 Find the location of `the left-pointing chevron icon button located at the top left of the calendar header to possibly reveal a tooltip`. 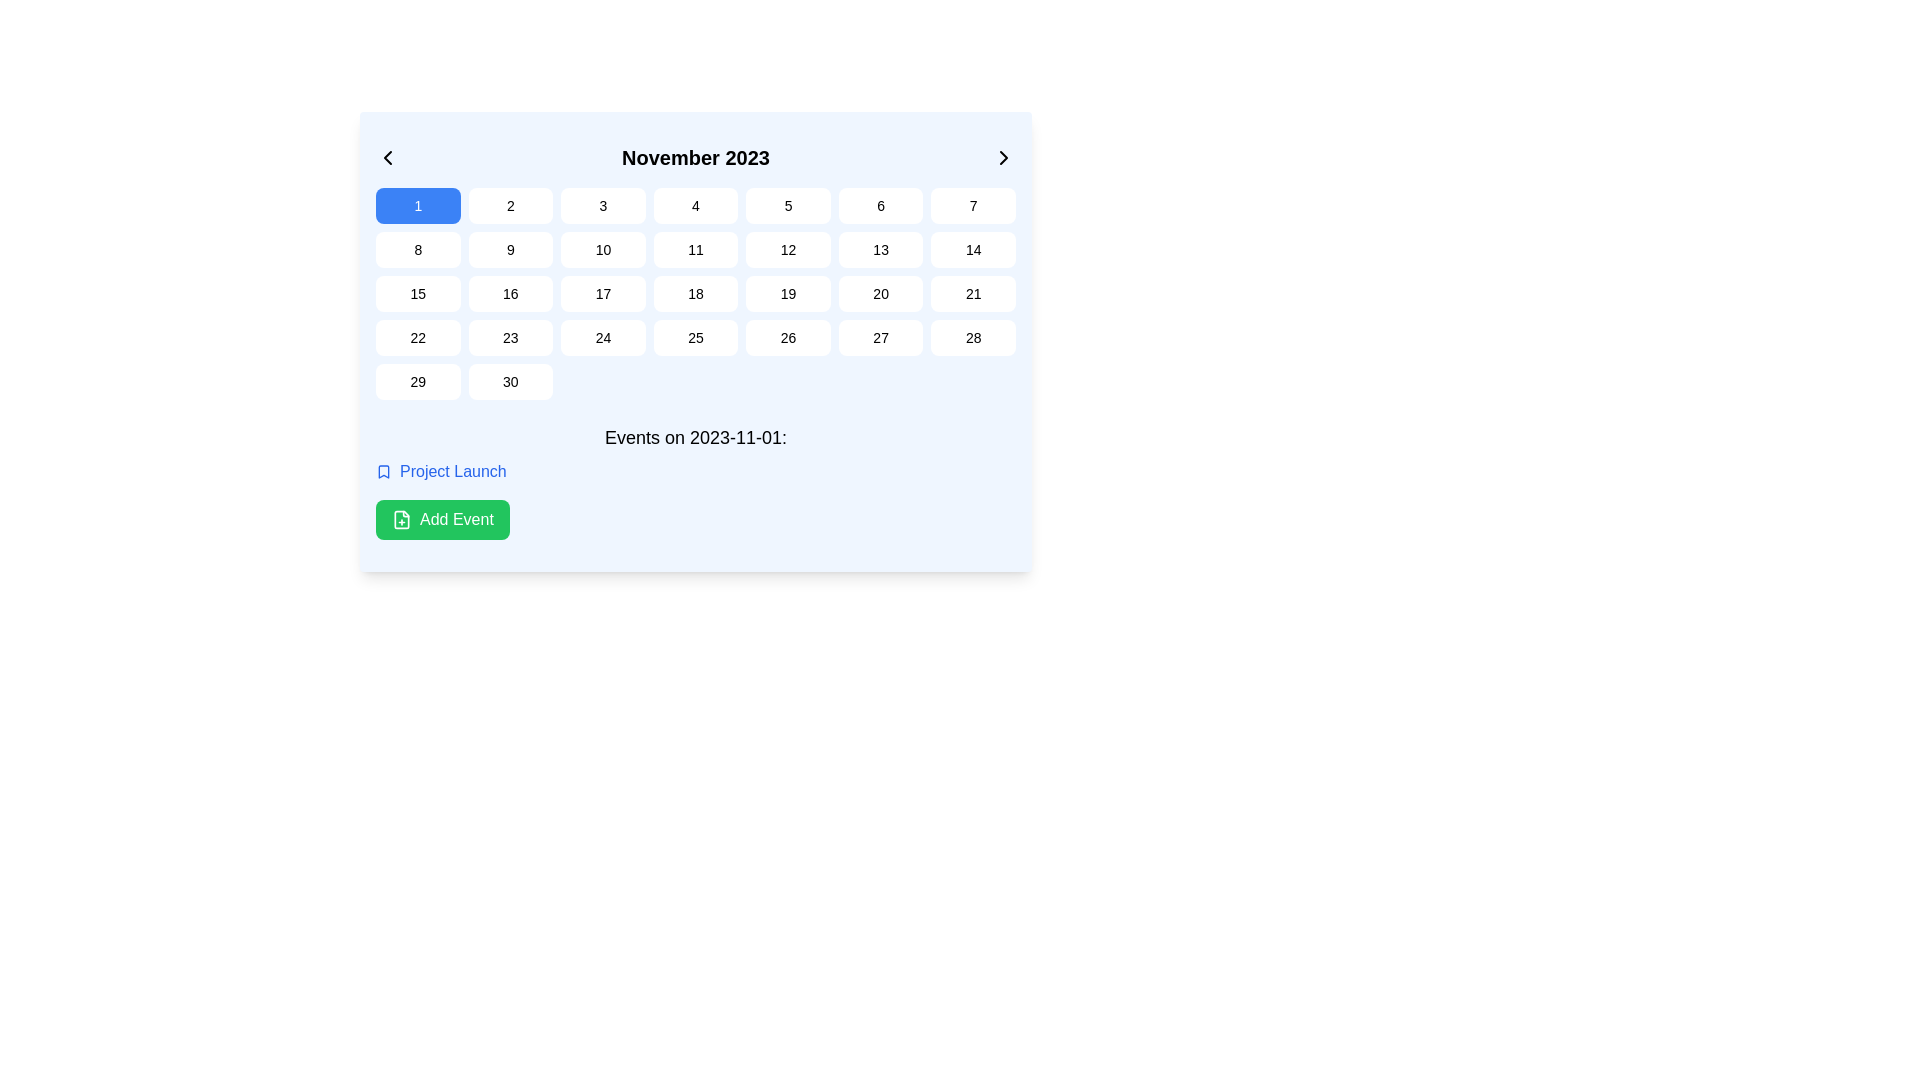

the left-pointing chevron icon button located at the top left of the calendar header to possibly reveal a tooltip is located at coordinates (388, 157).